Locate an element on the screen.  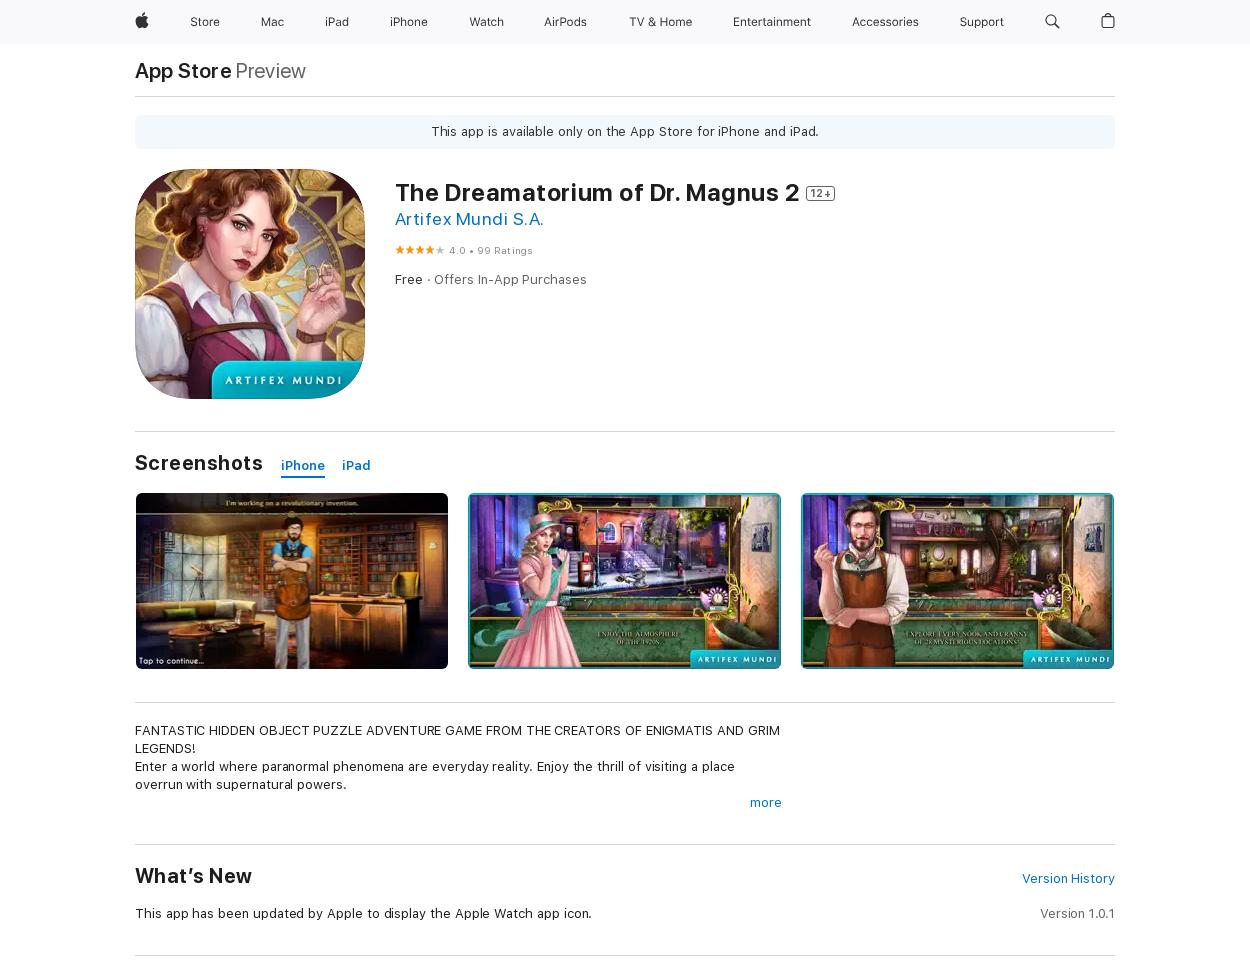
'12+' is located at coordinates (819, 192).